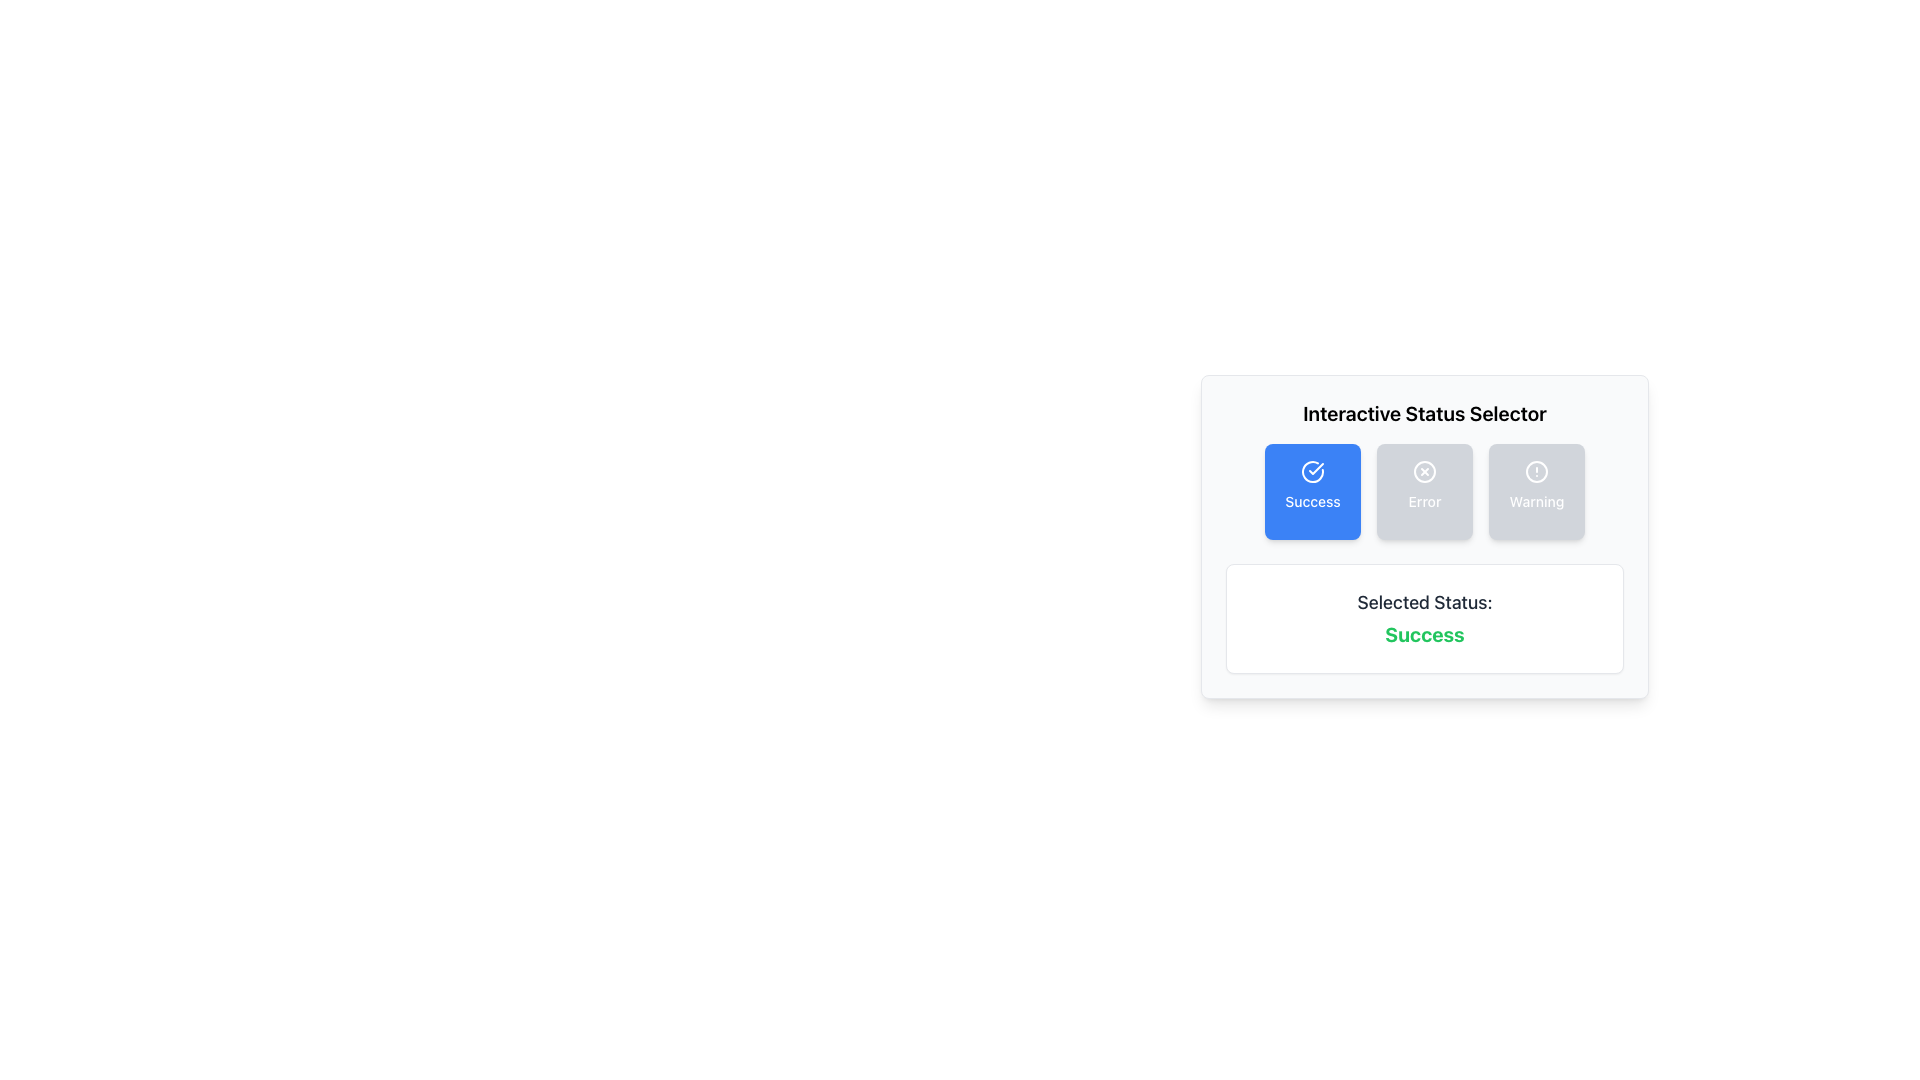 The width and height of the screenshot is (1920, 1080). What do you see at coordinates (1424, 492) in the screenshot?
I see `the 'Error' status button in the 'Interactive Status Selector'` at bounding box center [1424, 492].